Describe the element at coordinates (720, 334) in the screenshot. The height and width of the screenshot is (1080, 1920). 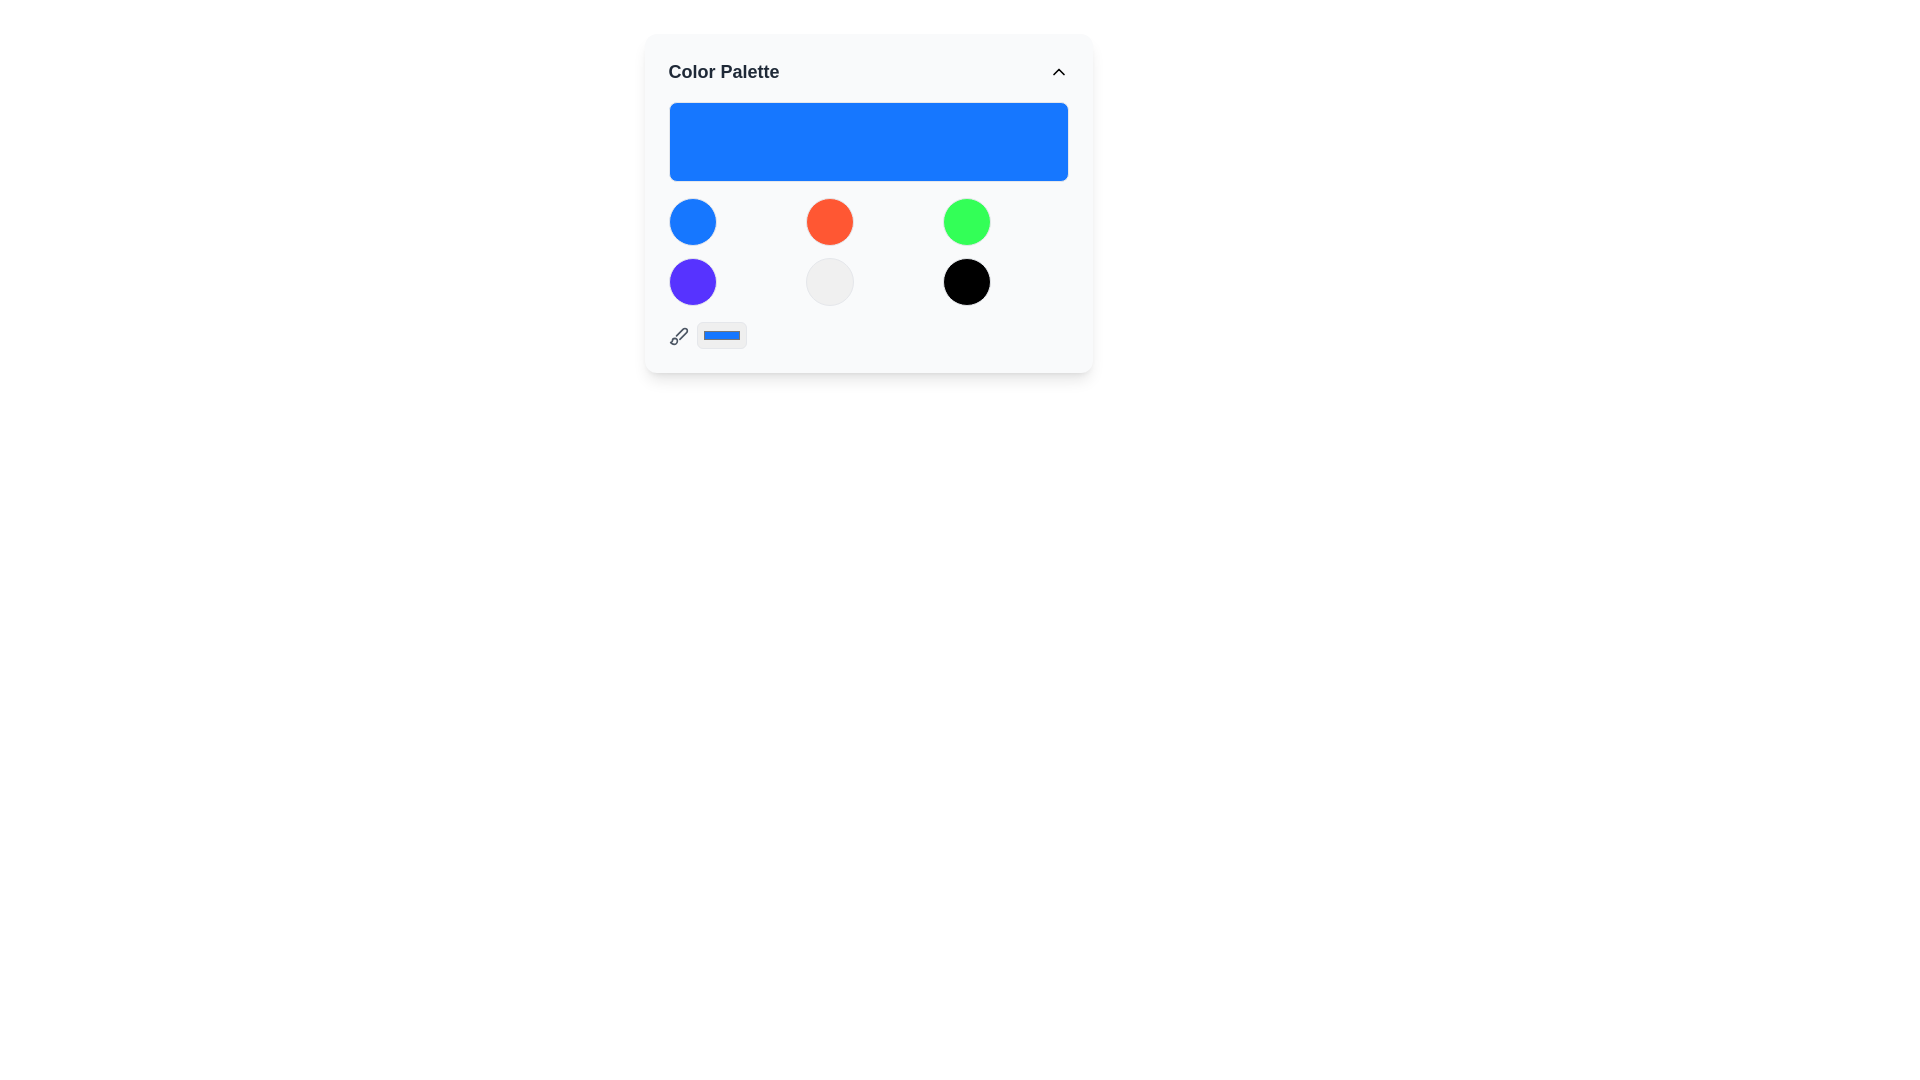
I see `the color picker button with a blue fill and gray outline` at that location.